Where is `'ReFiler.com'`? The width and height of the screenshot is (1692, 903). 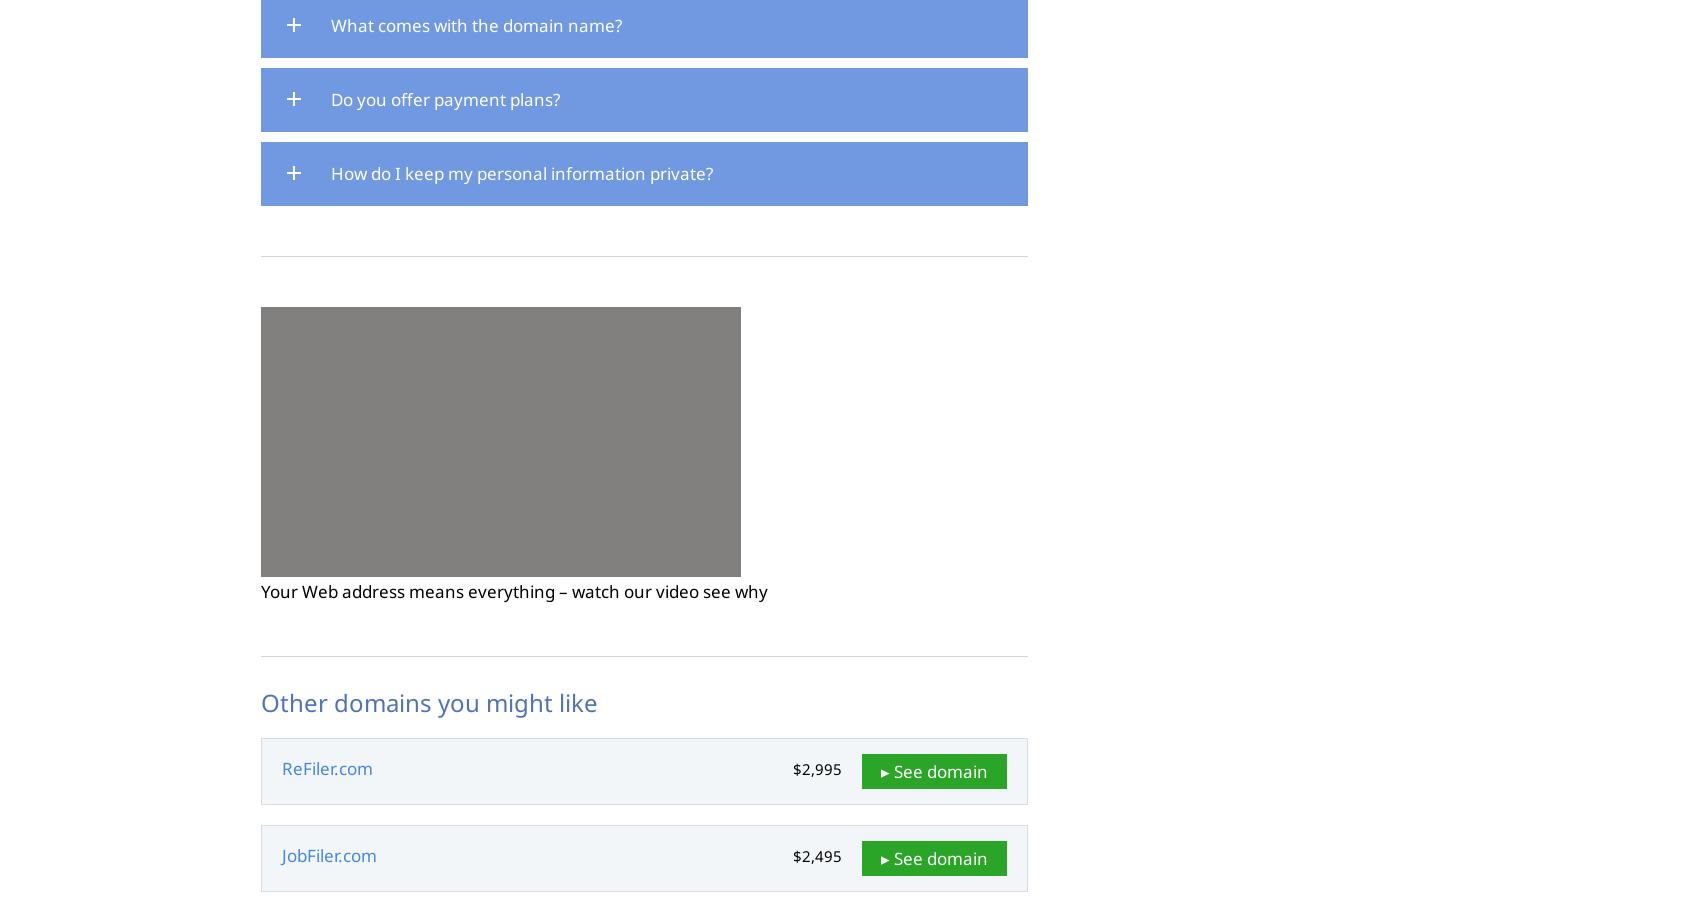 'ReFiler.com' is located at coordinates (326, 768).